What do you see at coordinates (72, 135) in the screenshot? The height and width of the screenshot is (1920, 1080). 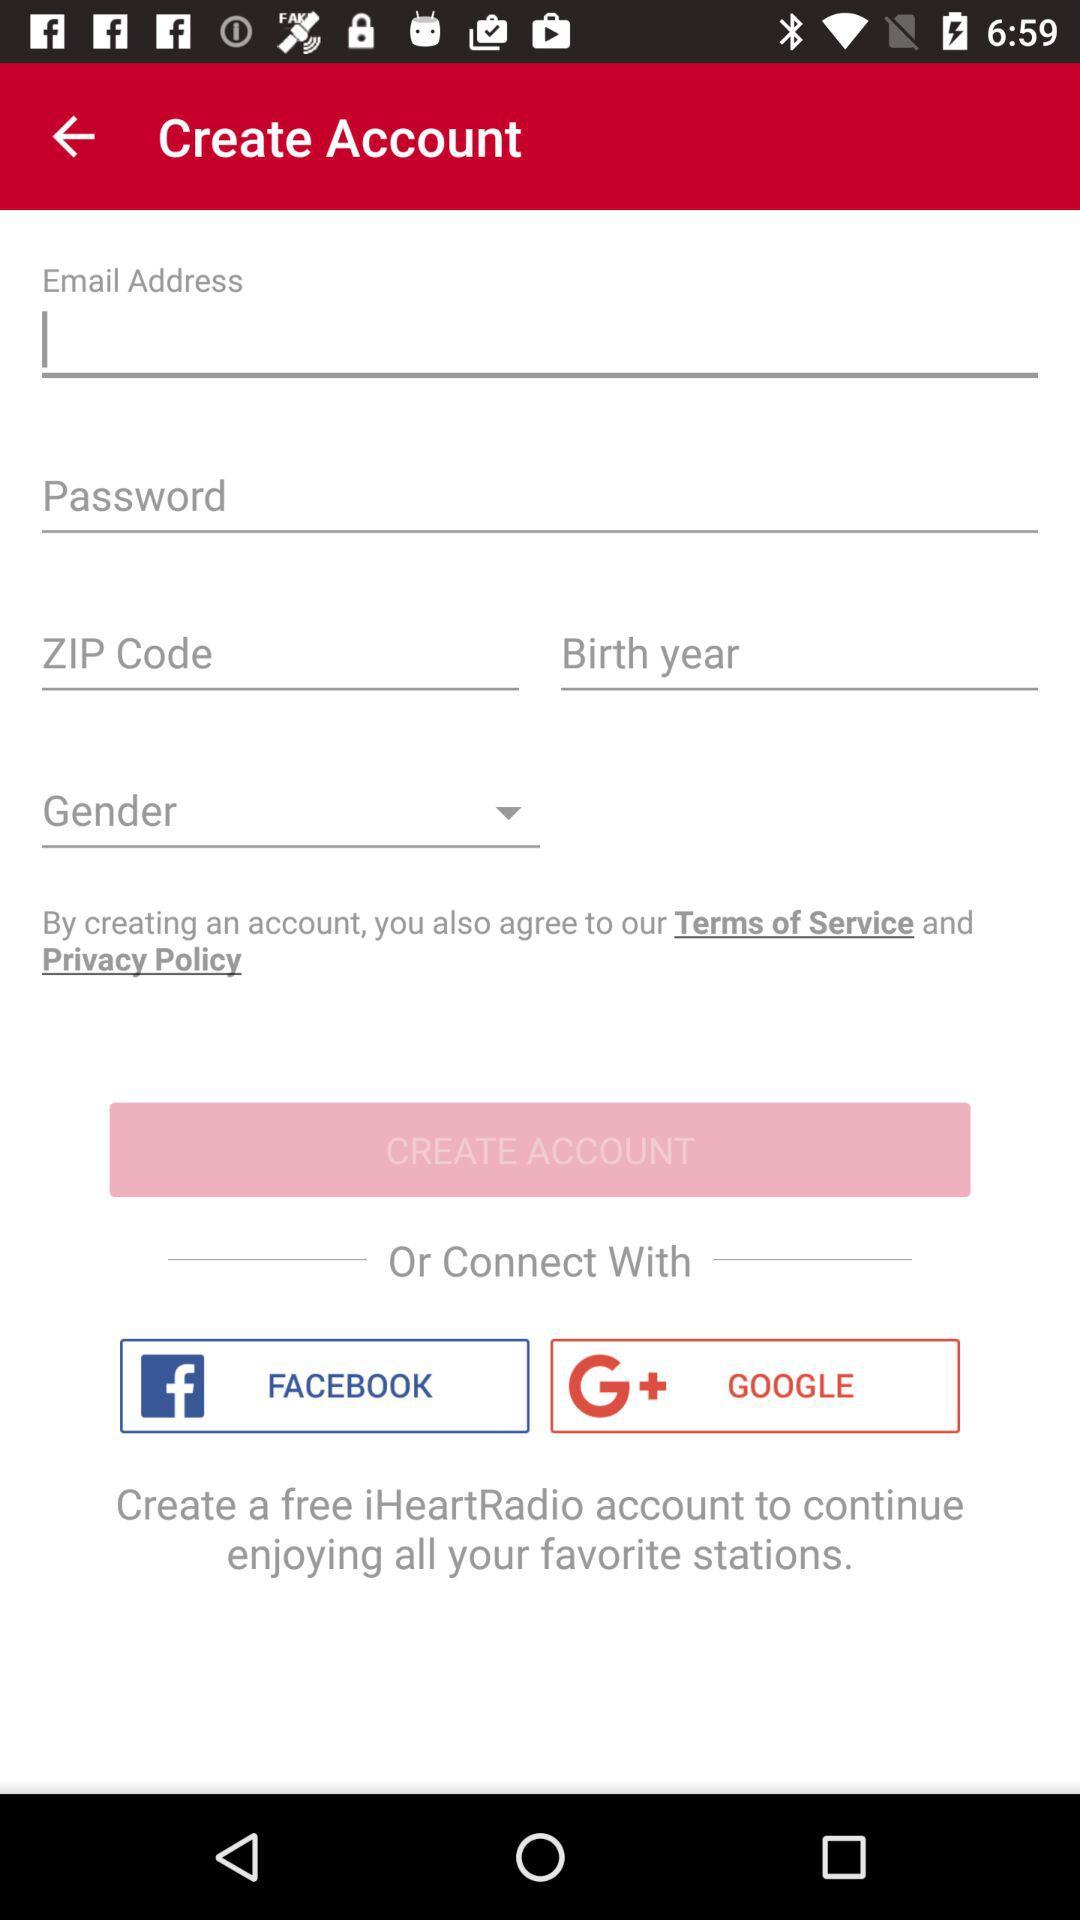 I see `the app next to the create account item` at bounding box center [72, 135].